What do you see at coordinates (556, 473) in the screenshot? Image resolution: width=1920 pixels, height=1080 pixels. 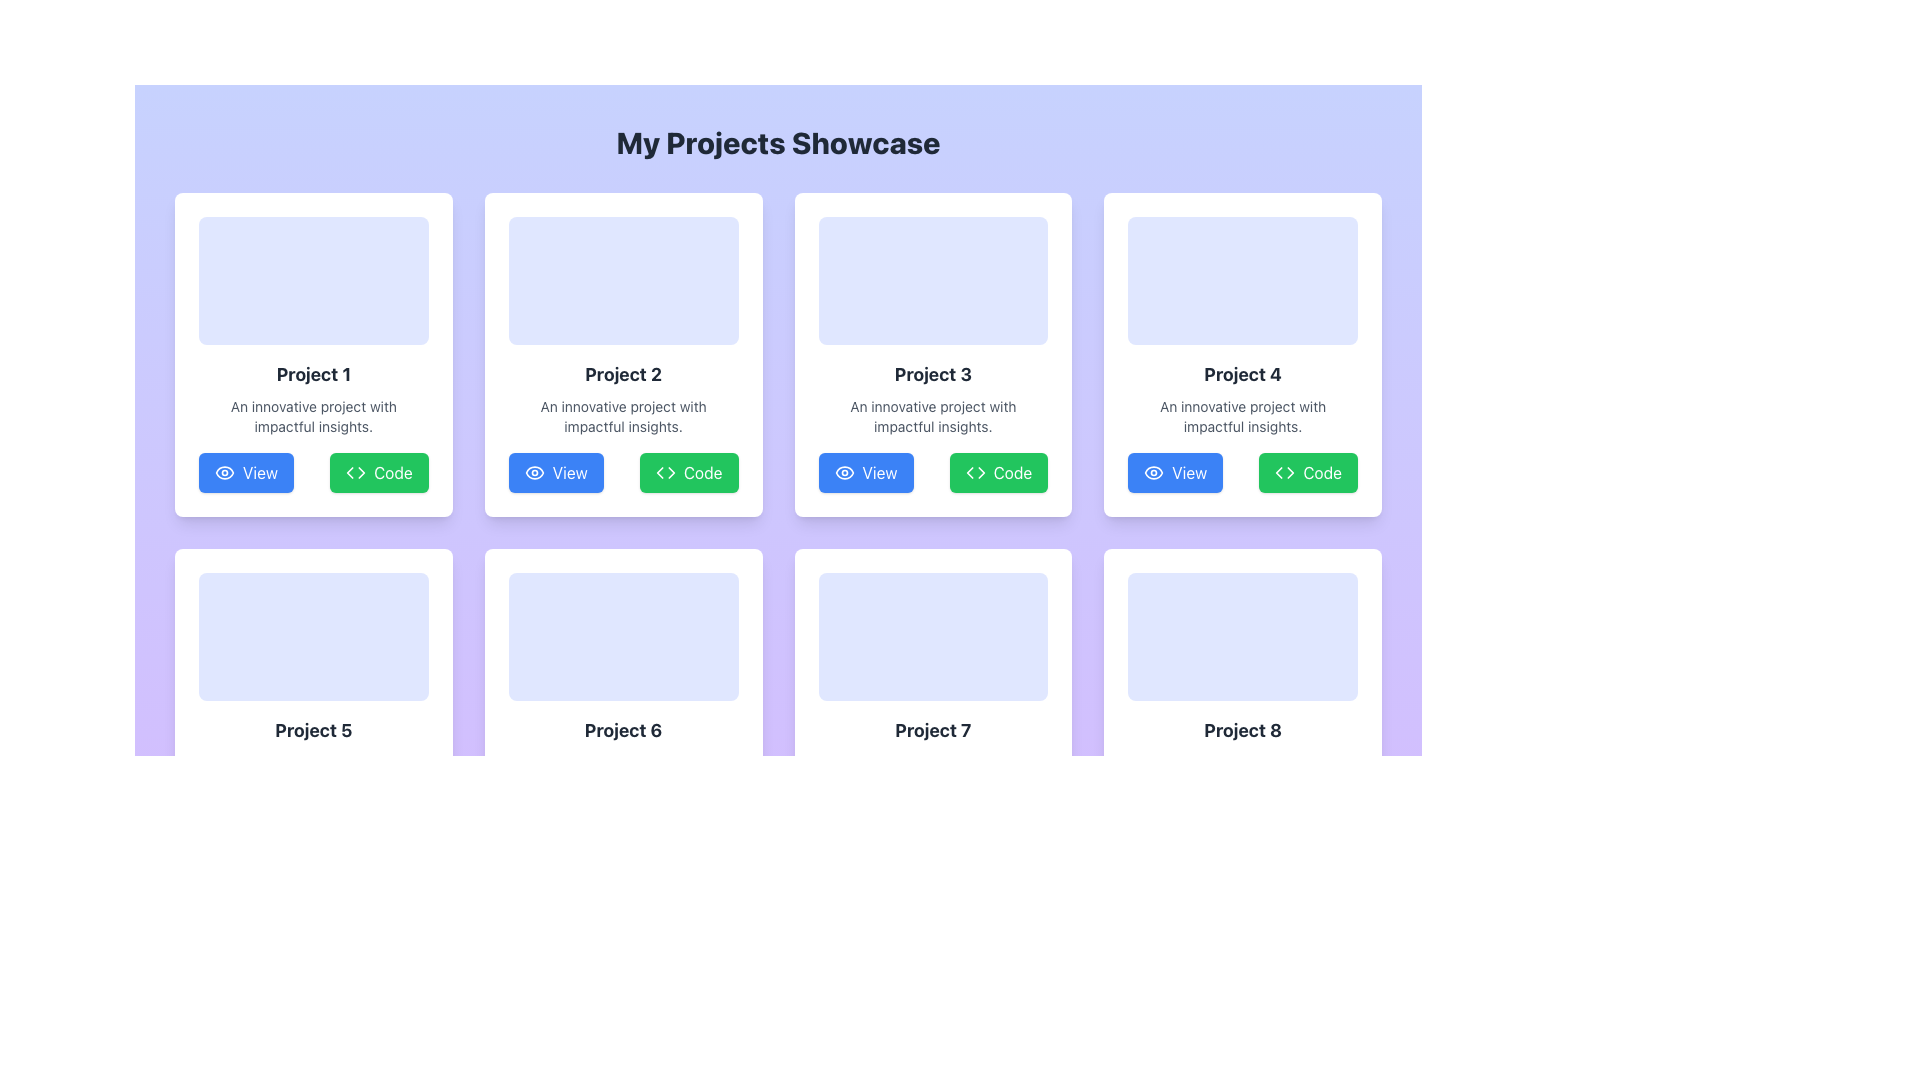 I see `the 'View' button with a blue background and an eye icon, located in the second project card from the left in the top row of the visible grid` at bounding box center [556, 473].